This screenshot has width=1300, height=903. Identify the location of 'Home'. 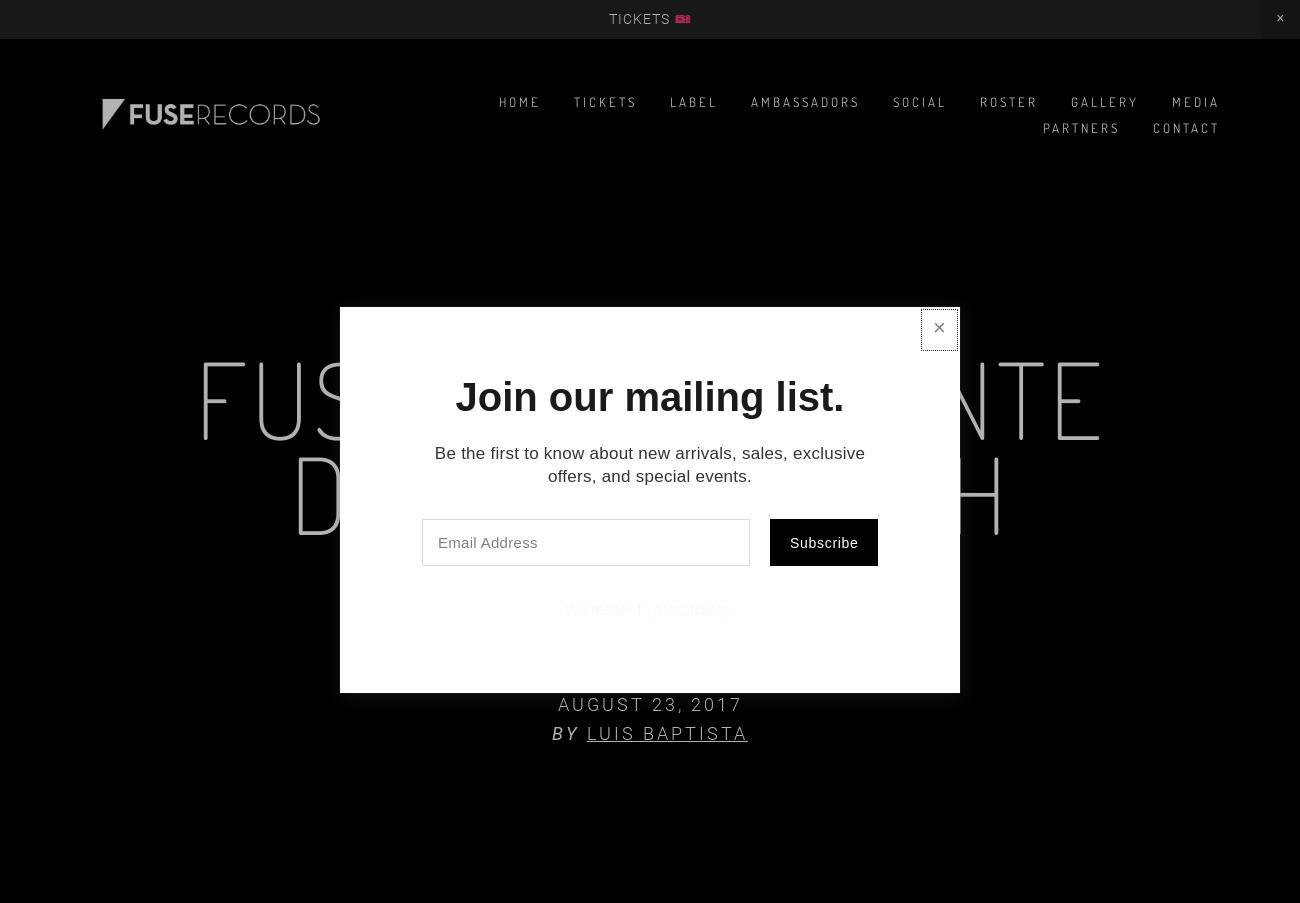
(520, 102).